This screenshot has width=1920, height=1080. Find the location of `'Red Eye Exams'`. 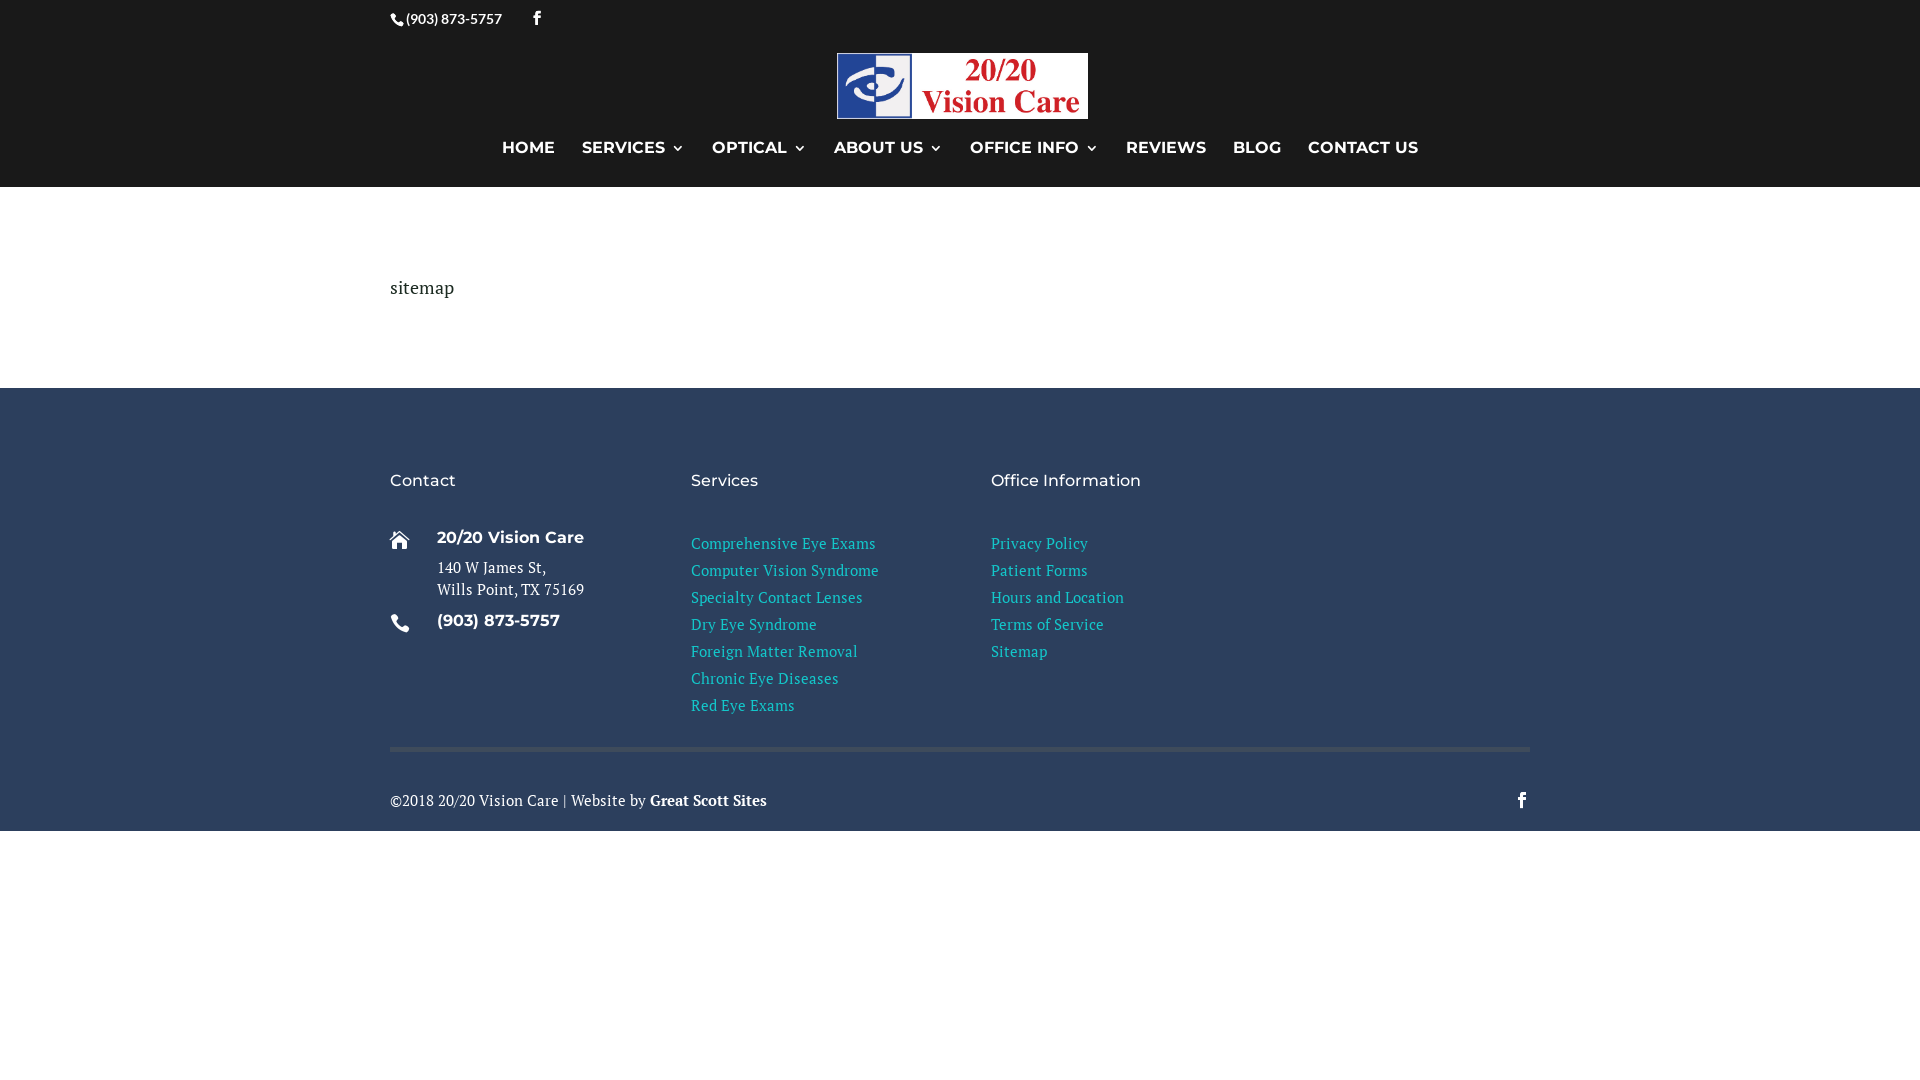

'Red Eye Exams' is located at coordinates (742, 704).